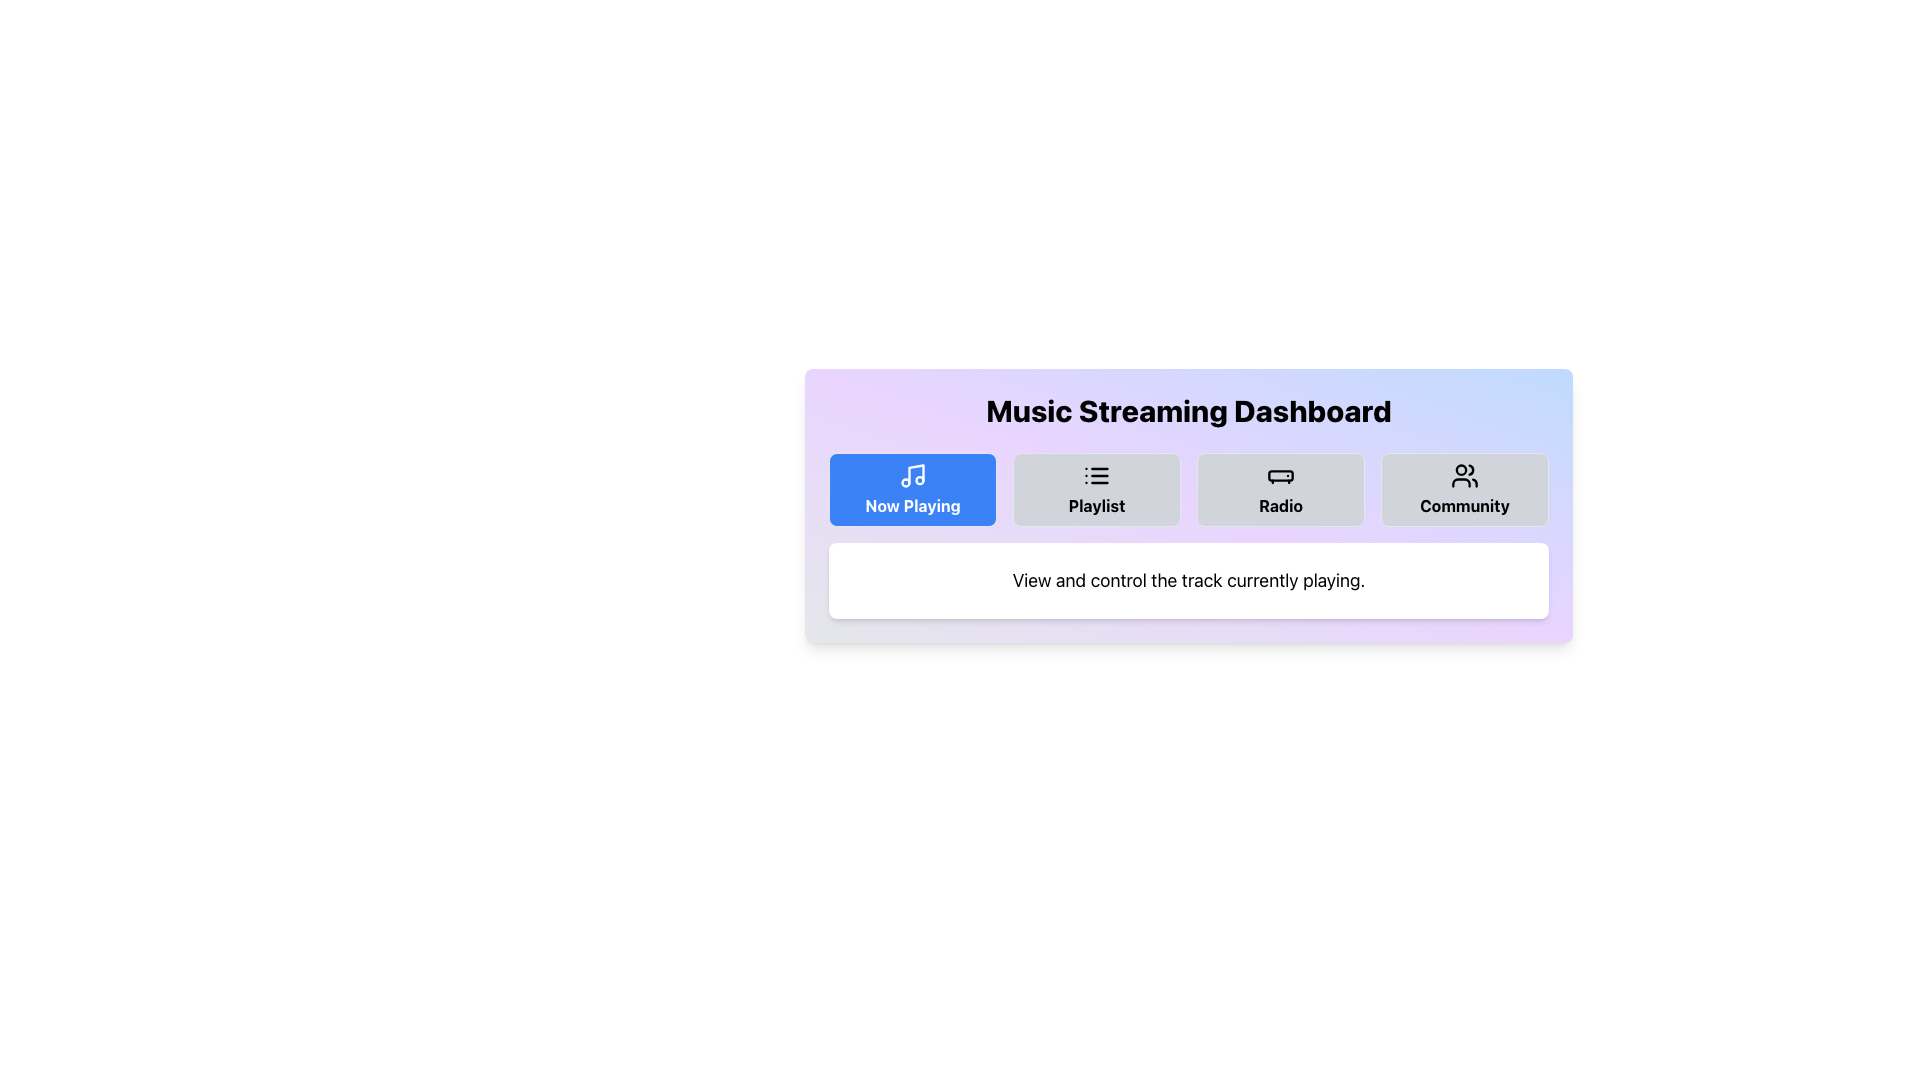 The height and width of the screenshot is (1080, 1920). I want to click on the 'Playlist' button on the Navigation bar located near the center of the 'Music Streaming Dashboard' section, so click(1189, 489).